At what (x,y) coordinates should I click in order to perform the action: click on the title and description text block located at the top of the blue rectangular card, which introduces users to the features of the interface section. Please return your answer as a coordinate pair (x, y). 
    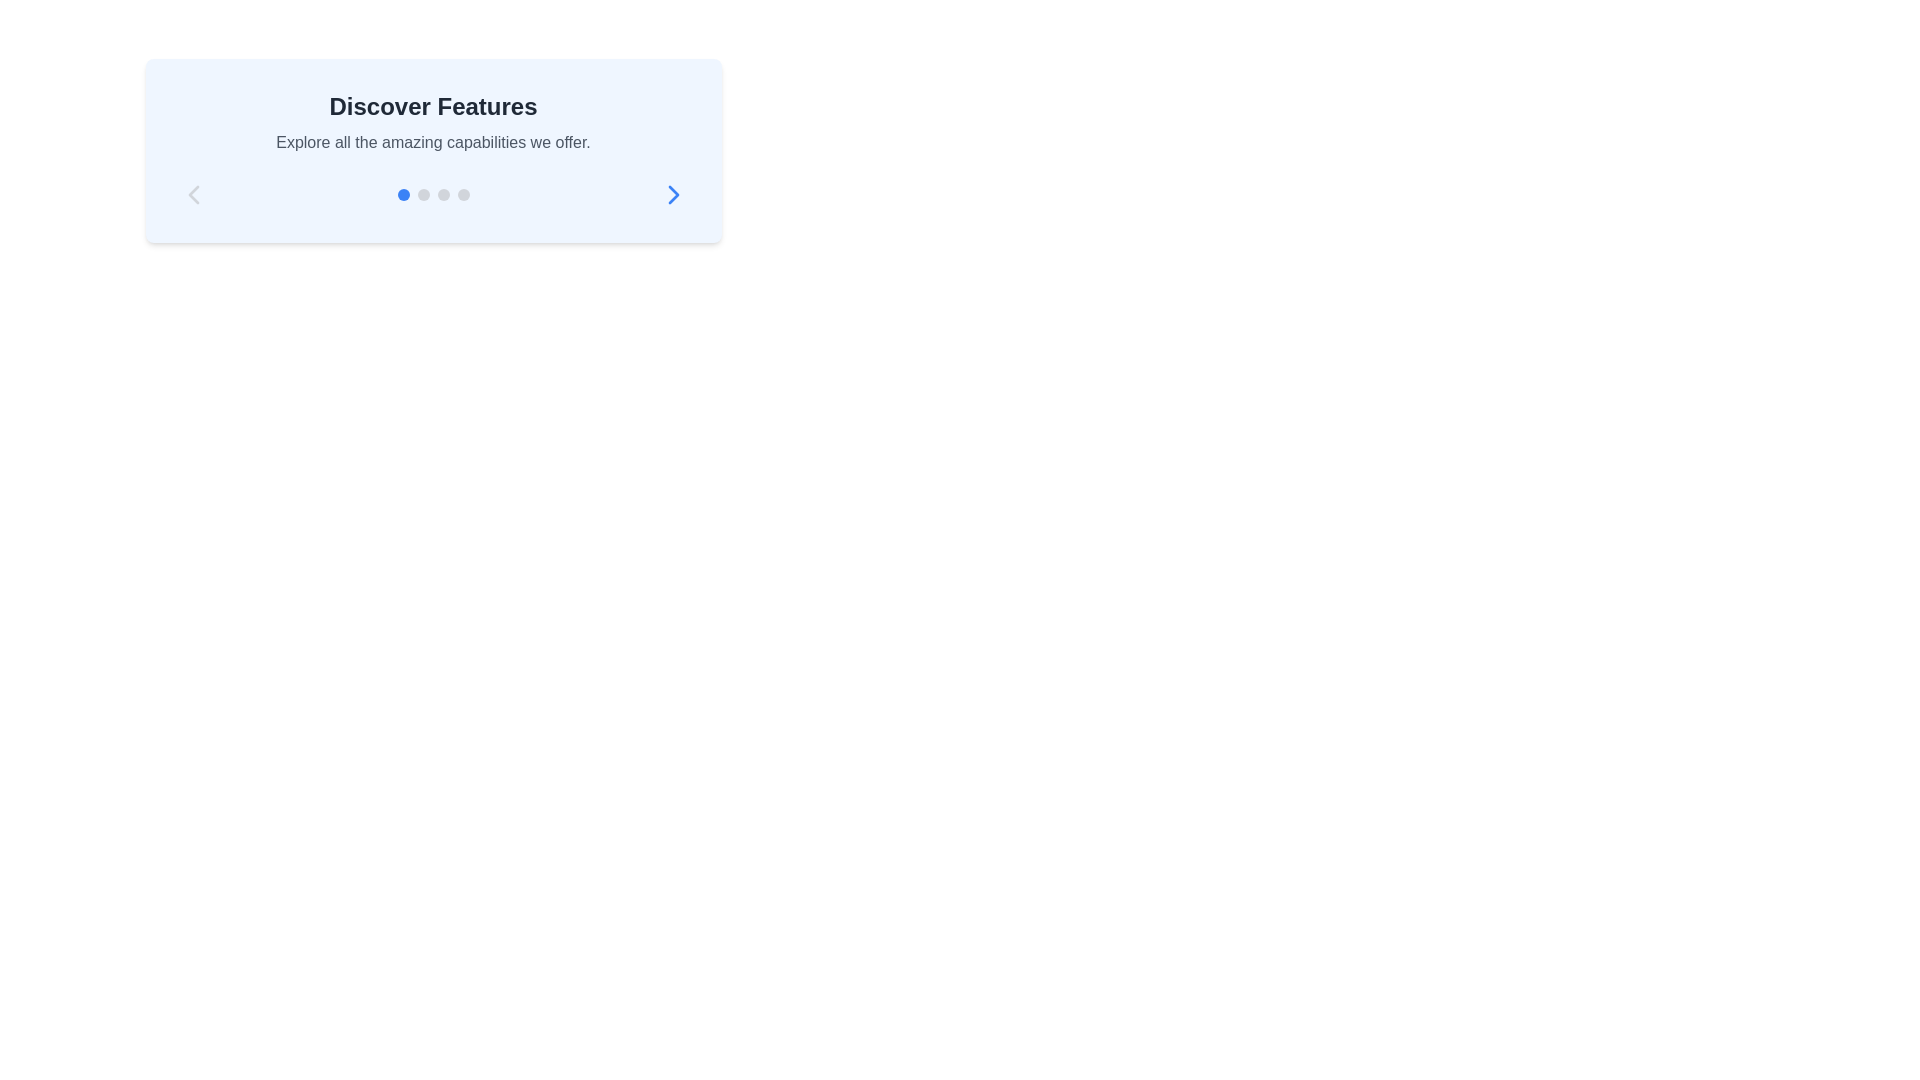
    Looking at the image, I should click on (432, 123).